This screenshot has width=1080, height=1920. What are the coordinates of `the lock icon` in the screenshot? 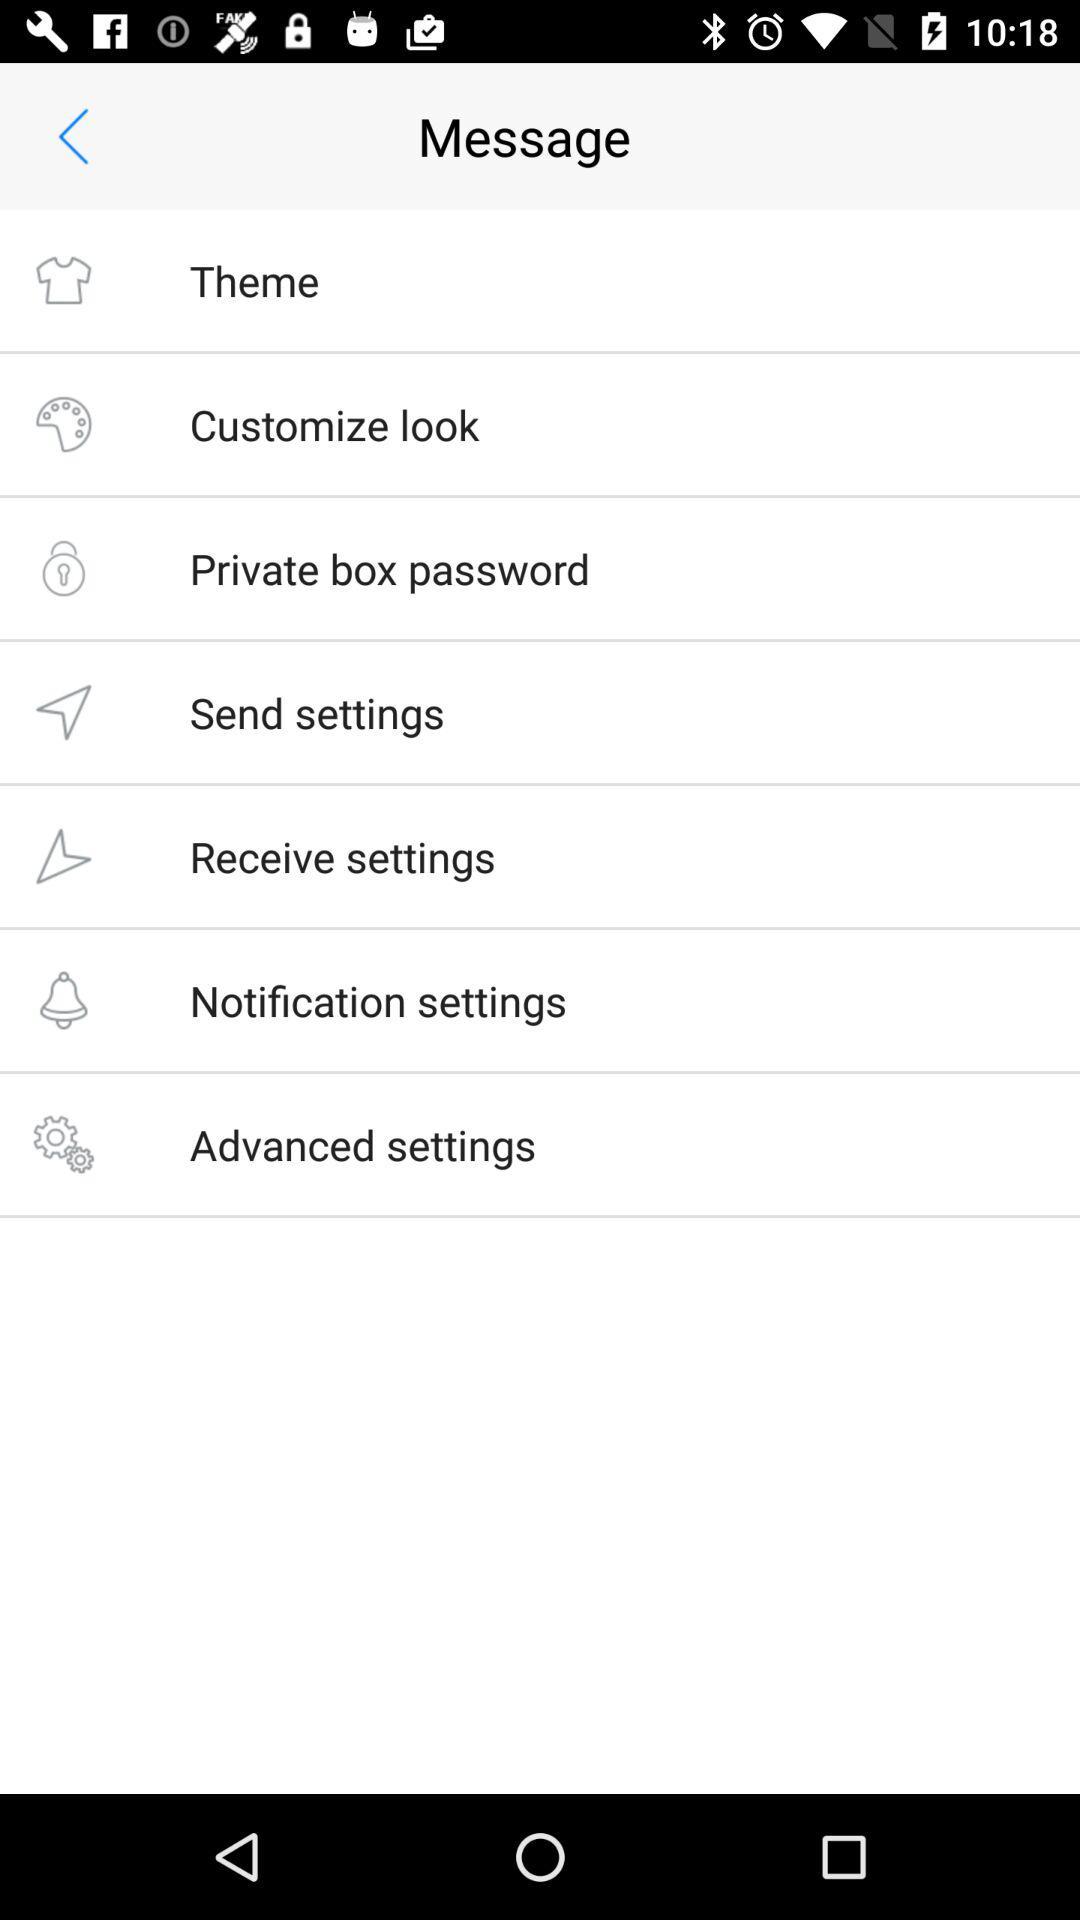 It's located at (62, 567).